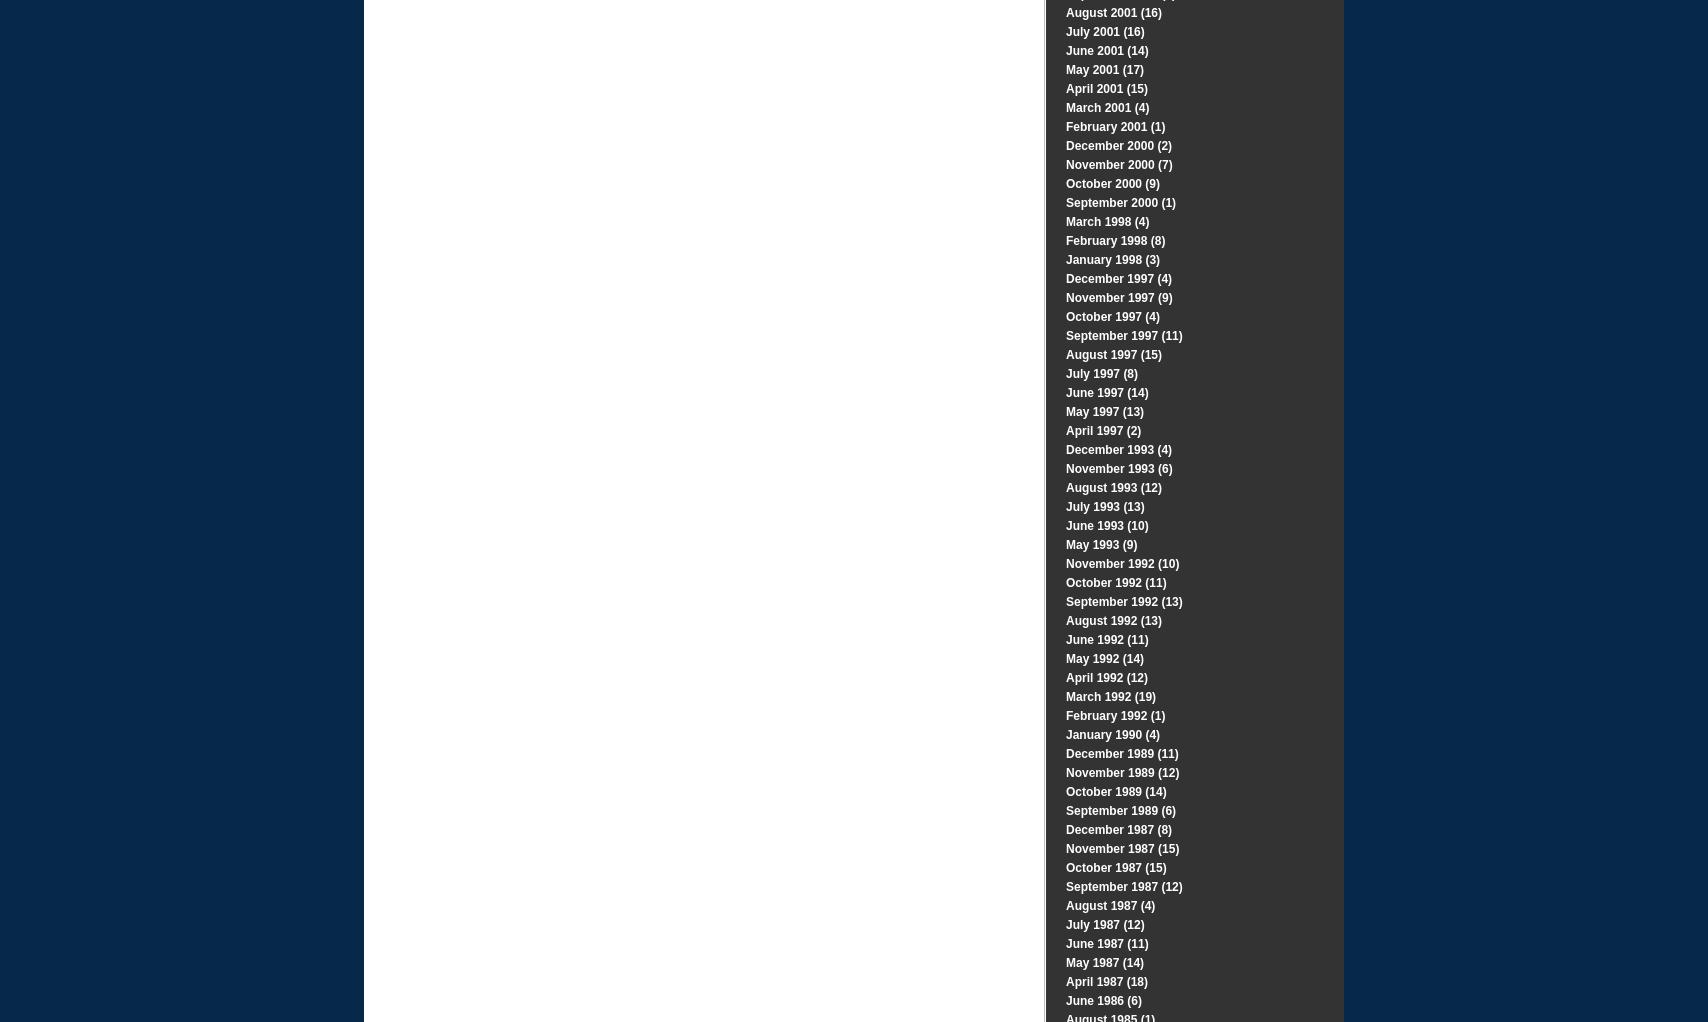 The width and height of the screenshot is (1708, 1022). I want to click on 'June 1992 (11)', so click(1106, 639).